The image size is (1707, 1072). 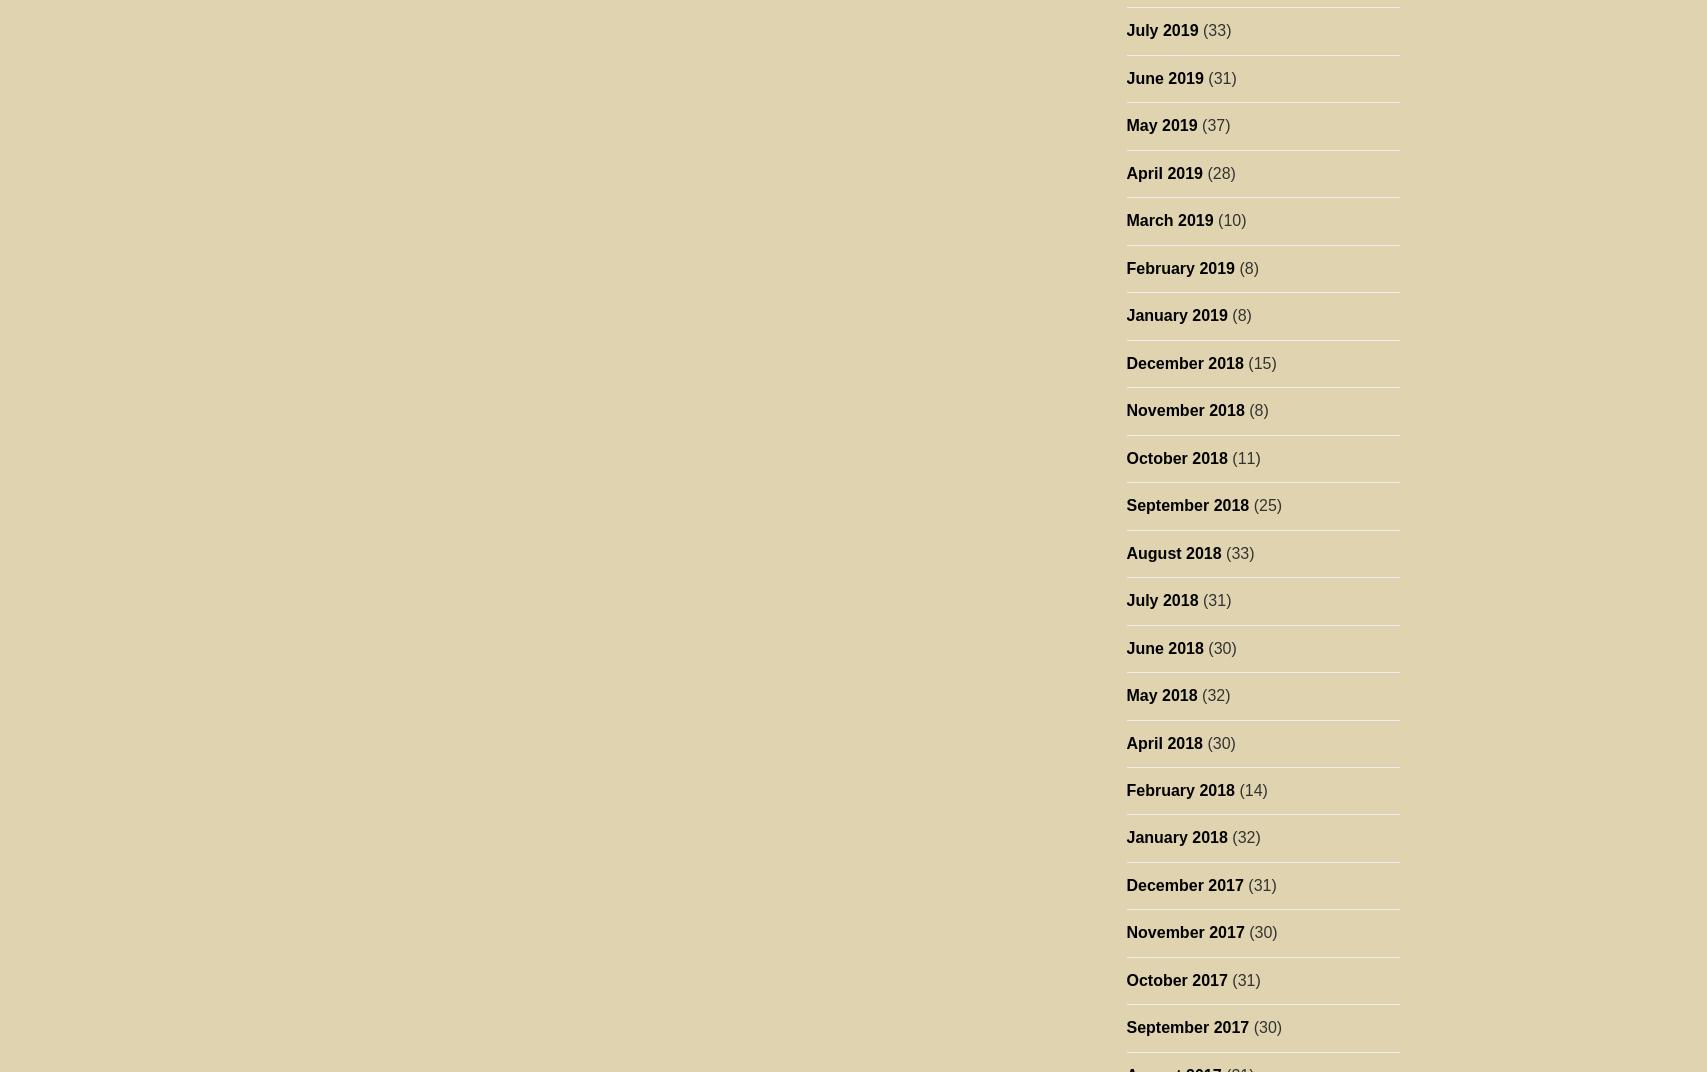 I want to click on 'September 2017', so click(x=1124, y=1027).